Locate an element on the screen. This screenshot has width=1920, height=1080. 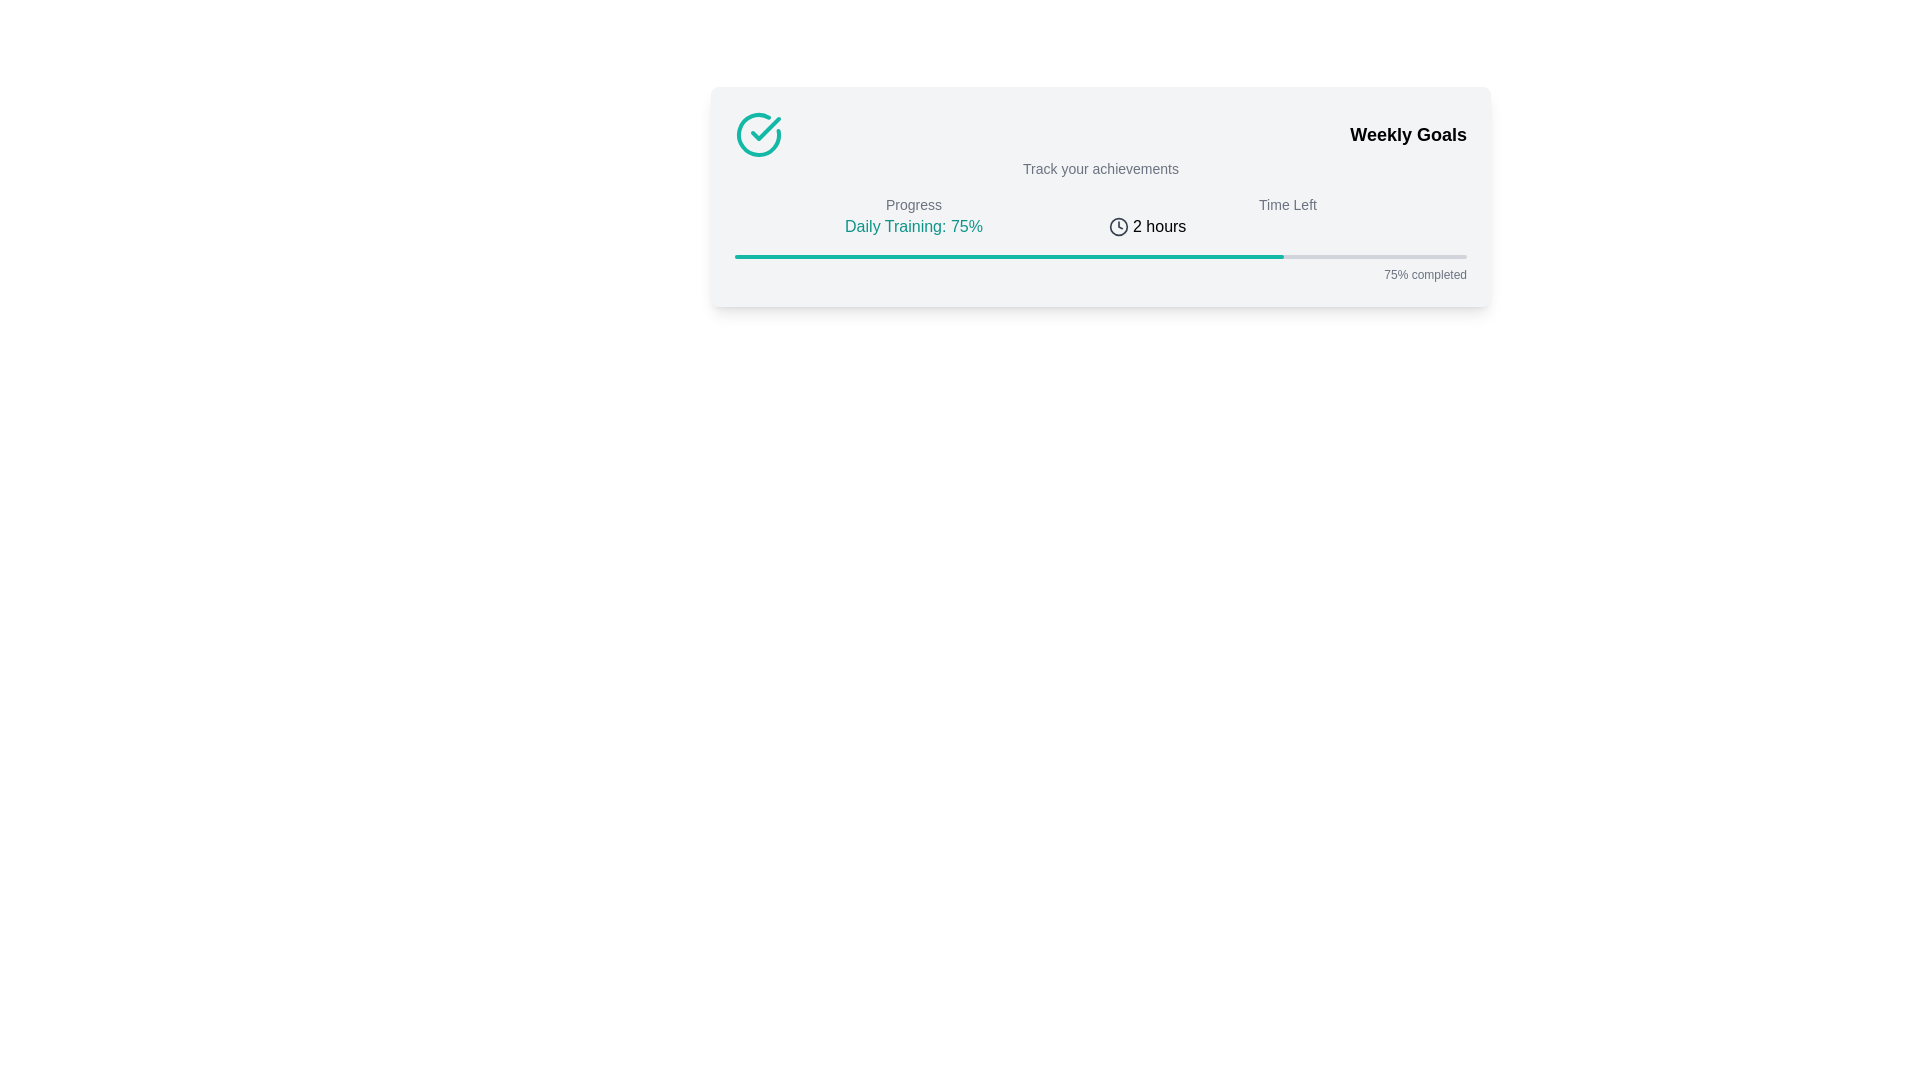
the teal progress indicator, which visually represents the percentage of progress completed, located at the bottom of the card is located at coordinates (1009, 256).